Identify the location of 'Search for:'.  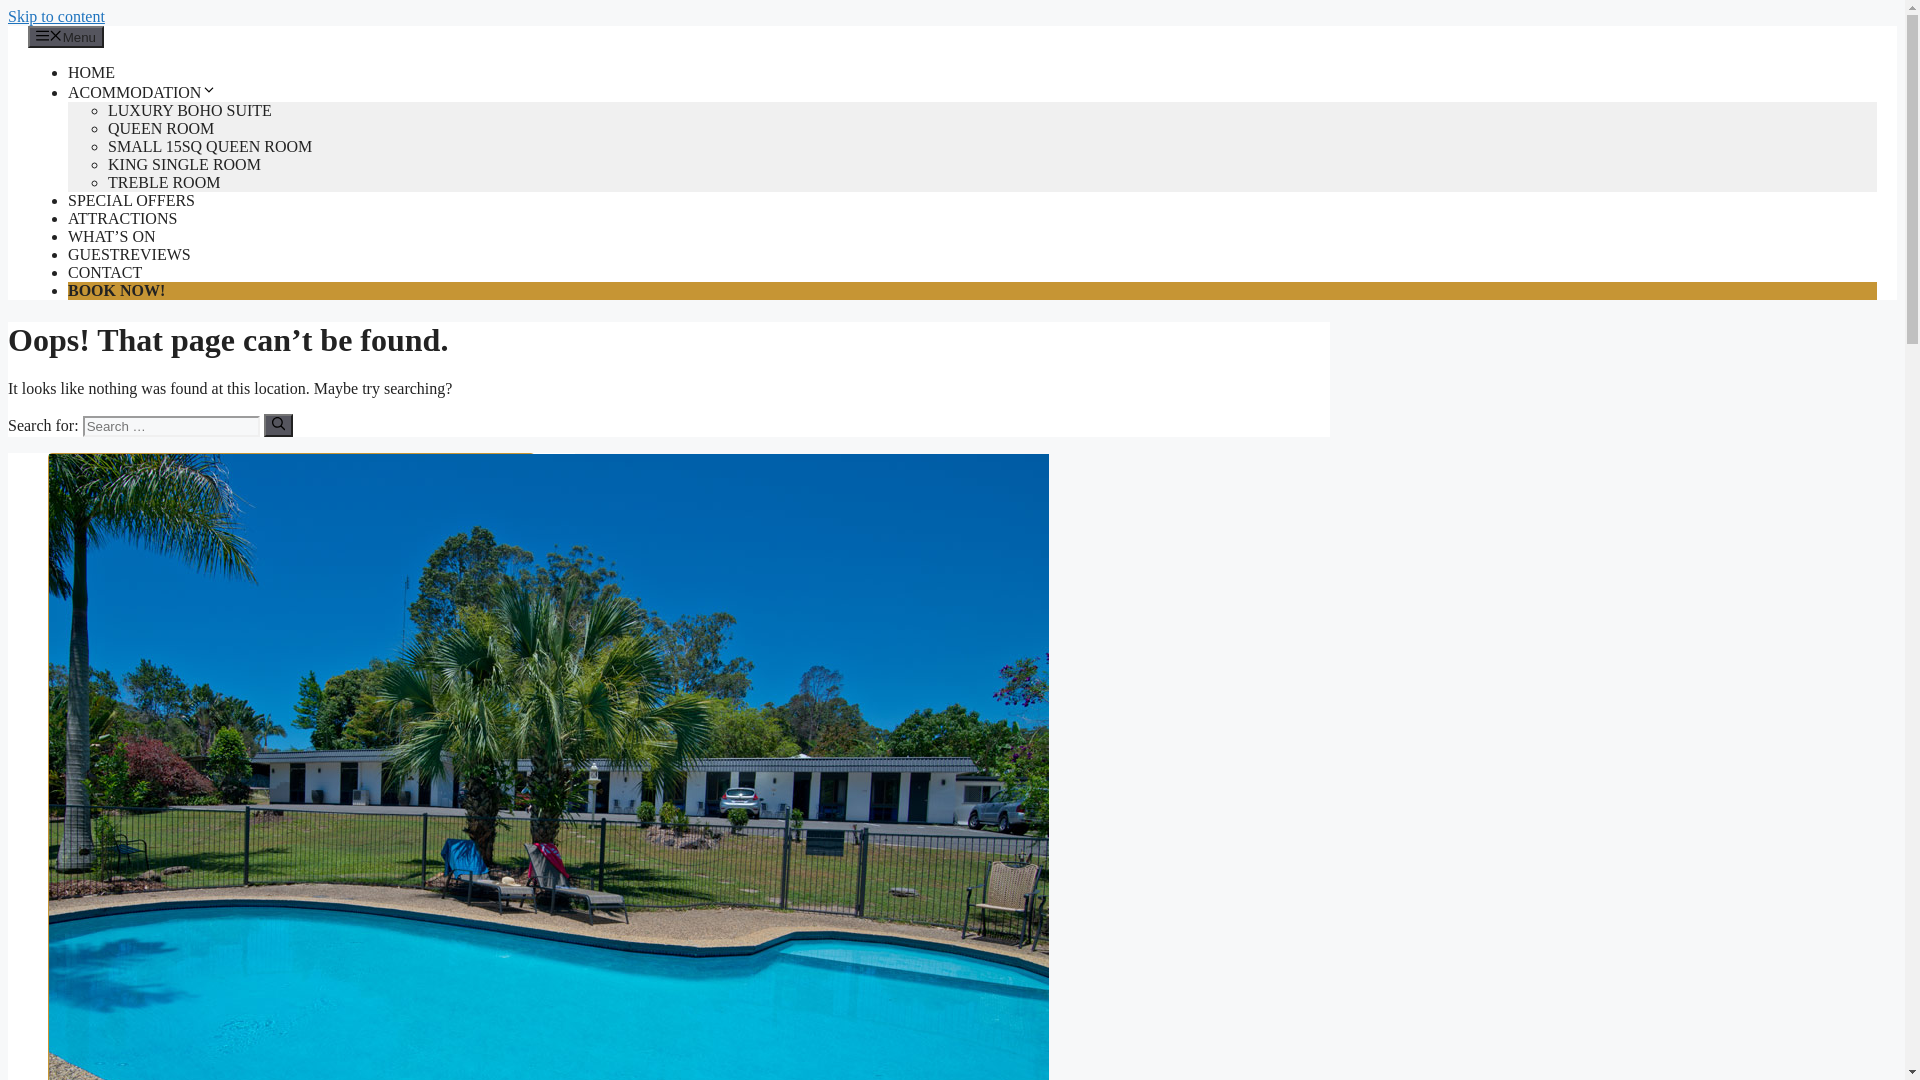
(171, 425).